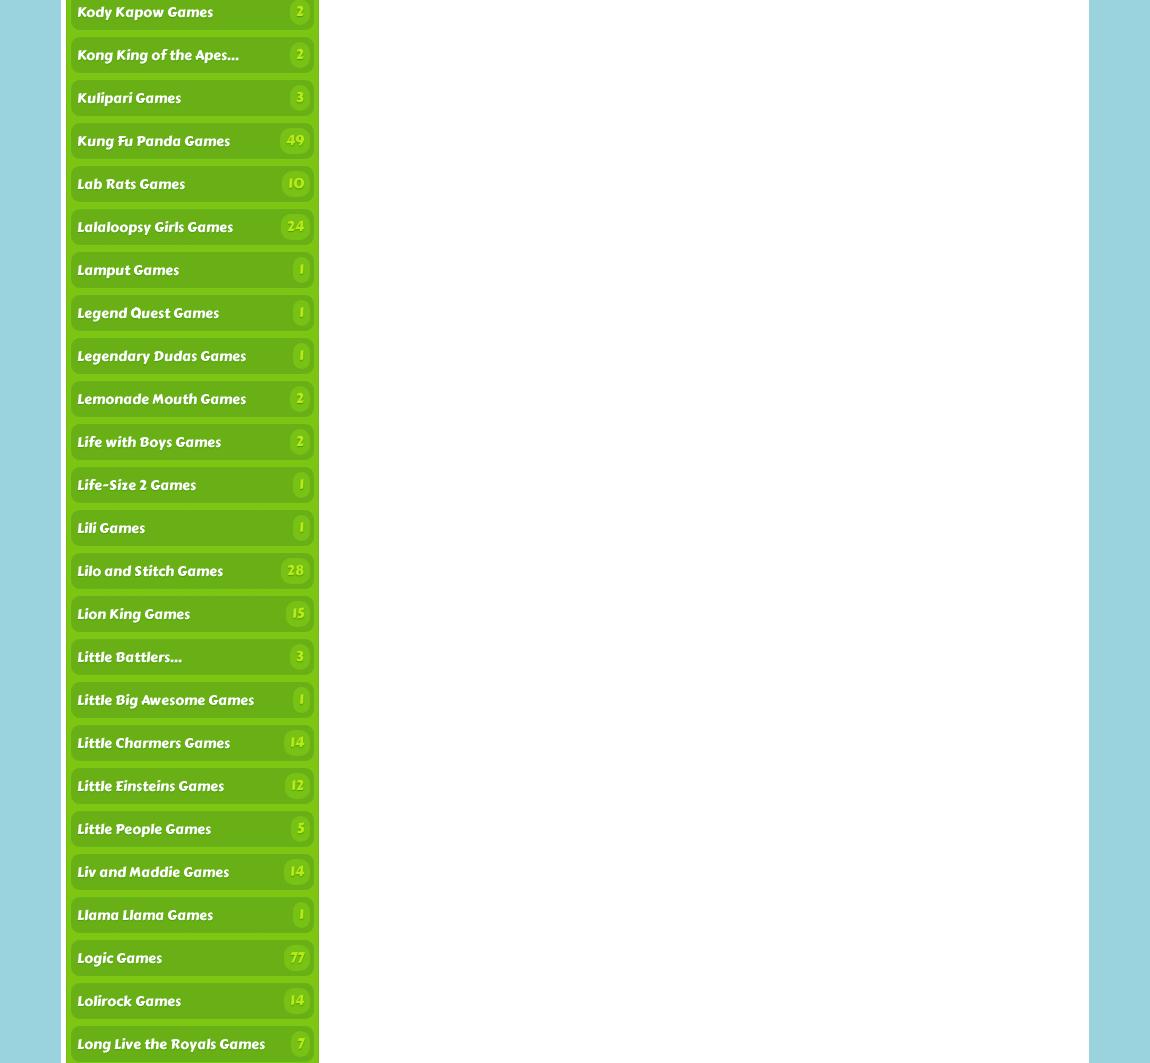 This screenshot has height=1063, width=1150. What do you see at coordinates (295, 569) in the screenshot?
I see `'28'` at bounding box center [295, 569].